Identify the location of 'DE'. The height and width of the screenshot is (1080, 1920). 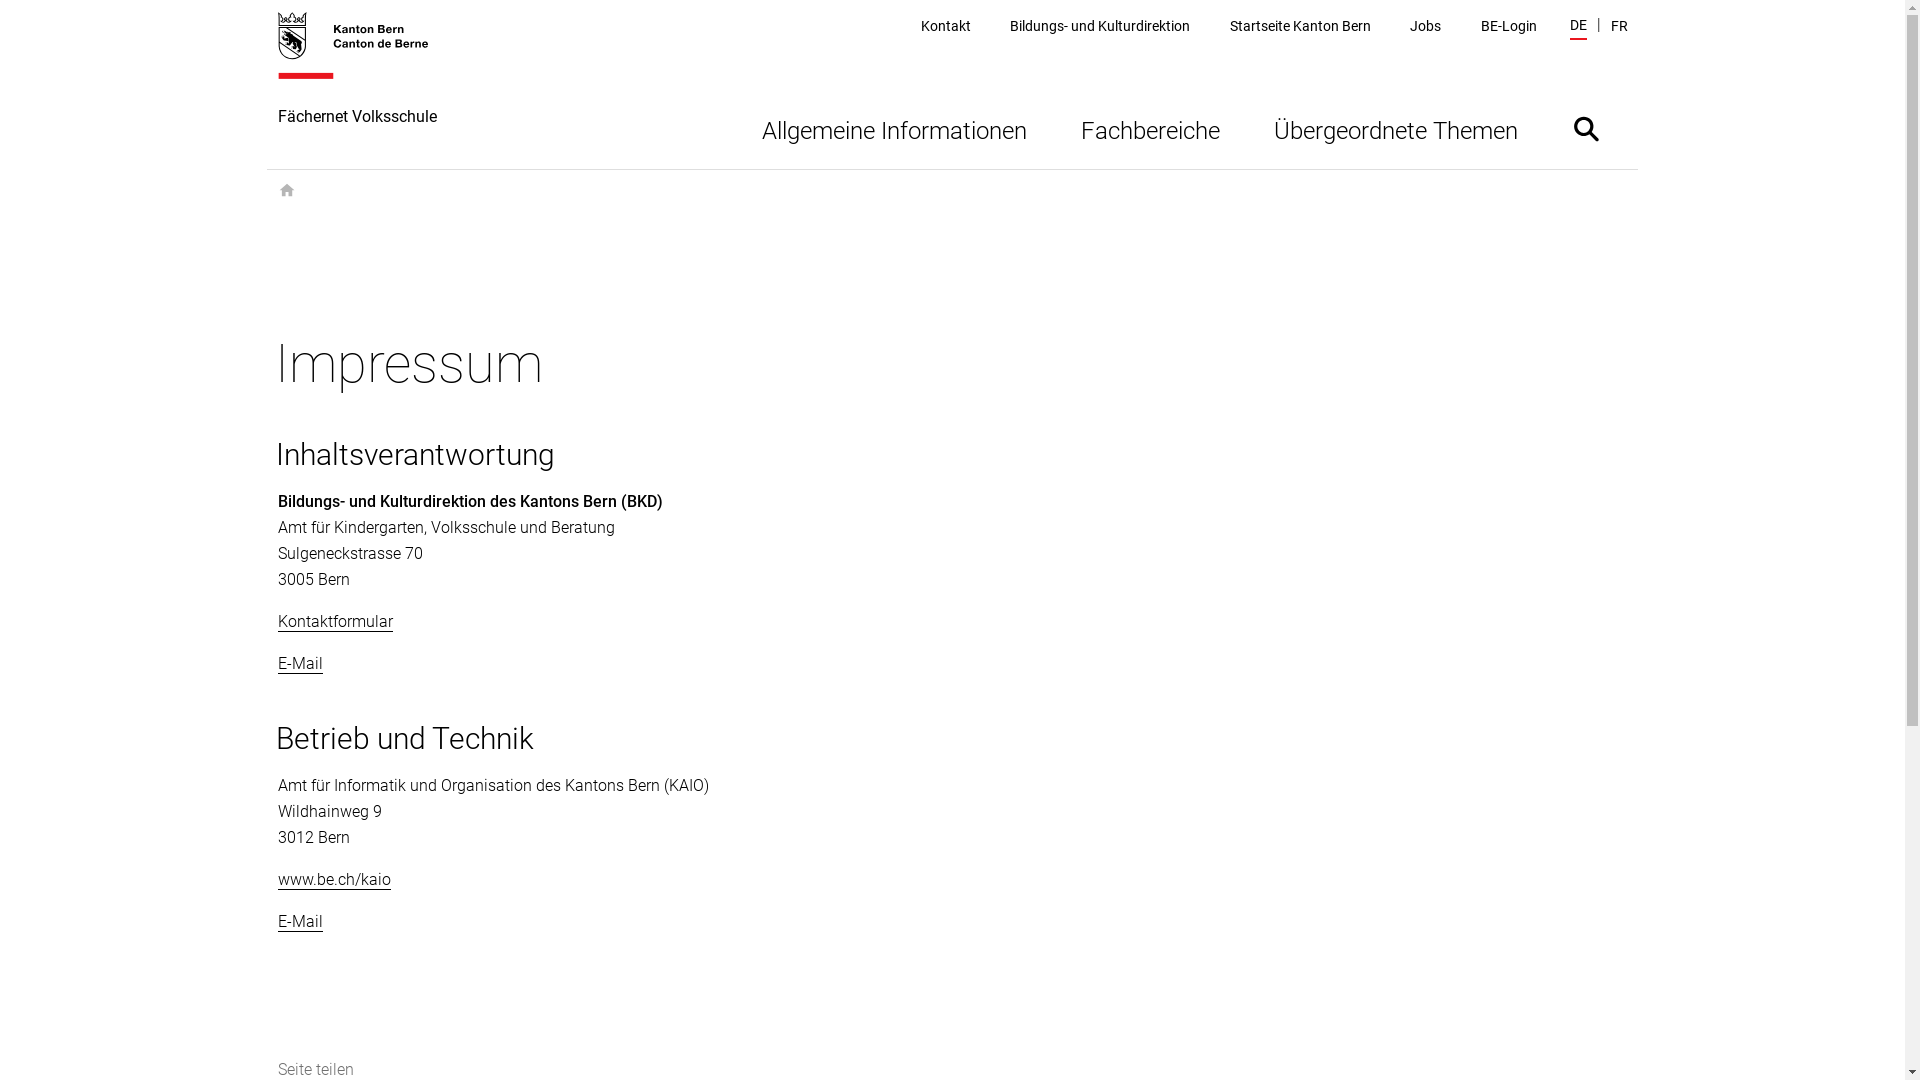
(1577, 27).